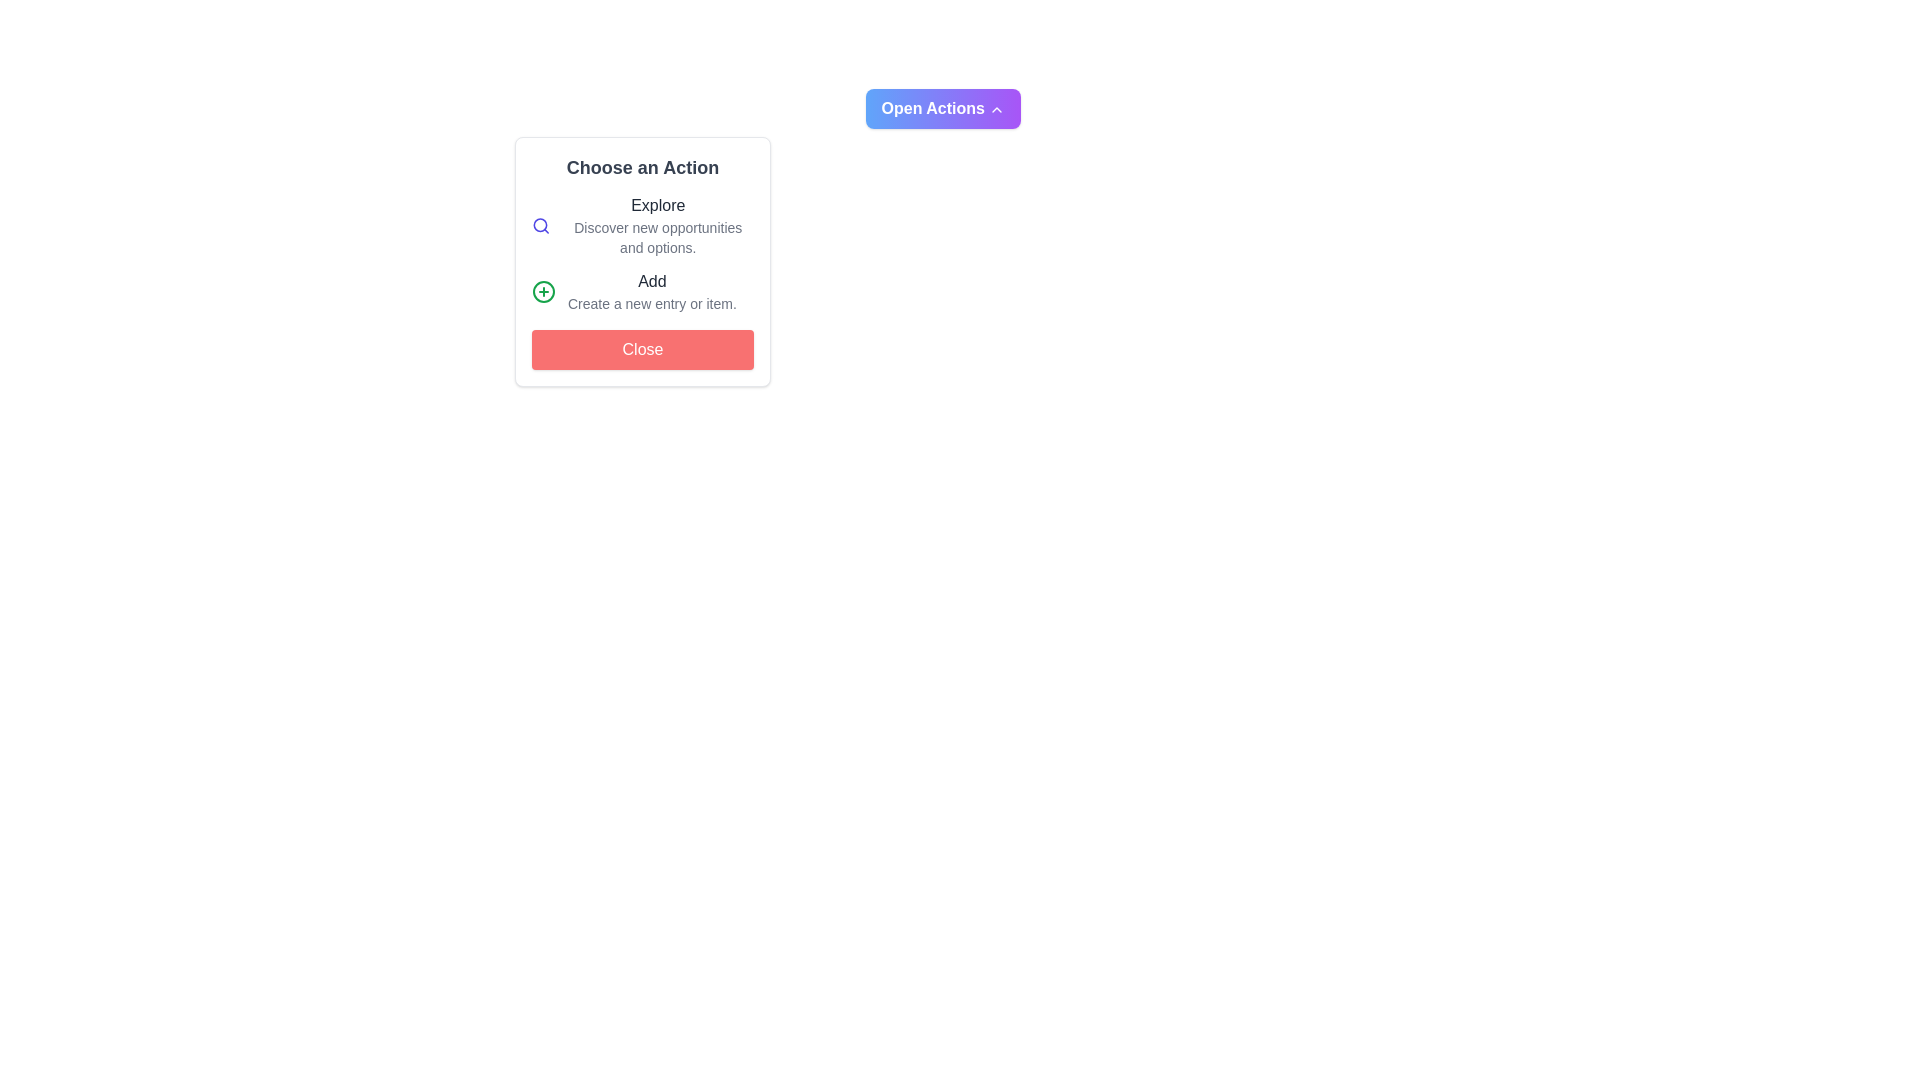  Describe the element at coordinates (658, 225) in the screenshot. I see `the text block labeled 'Explore' which contains the subheading 'Discover new opportunities and options.' in the 'Choose an Action' dialog box` at that location.